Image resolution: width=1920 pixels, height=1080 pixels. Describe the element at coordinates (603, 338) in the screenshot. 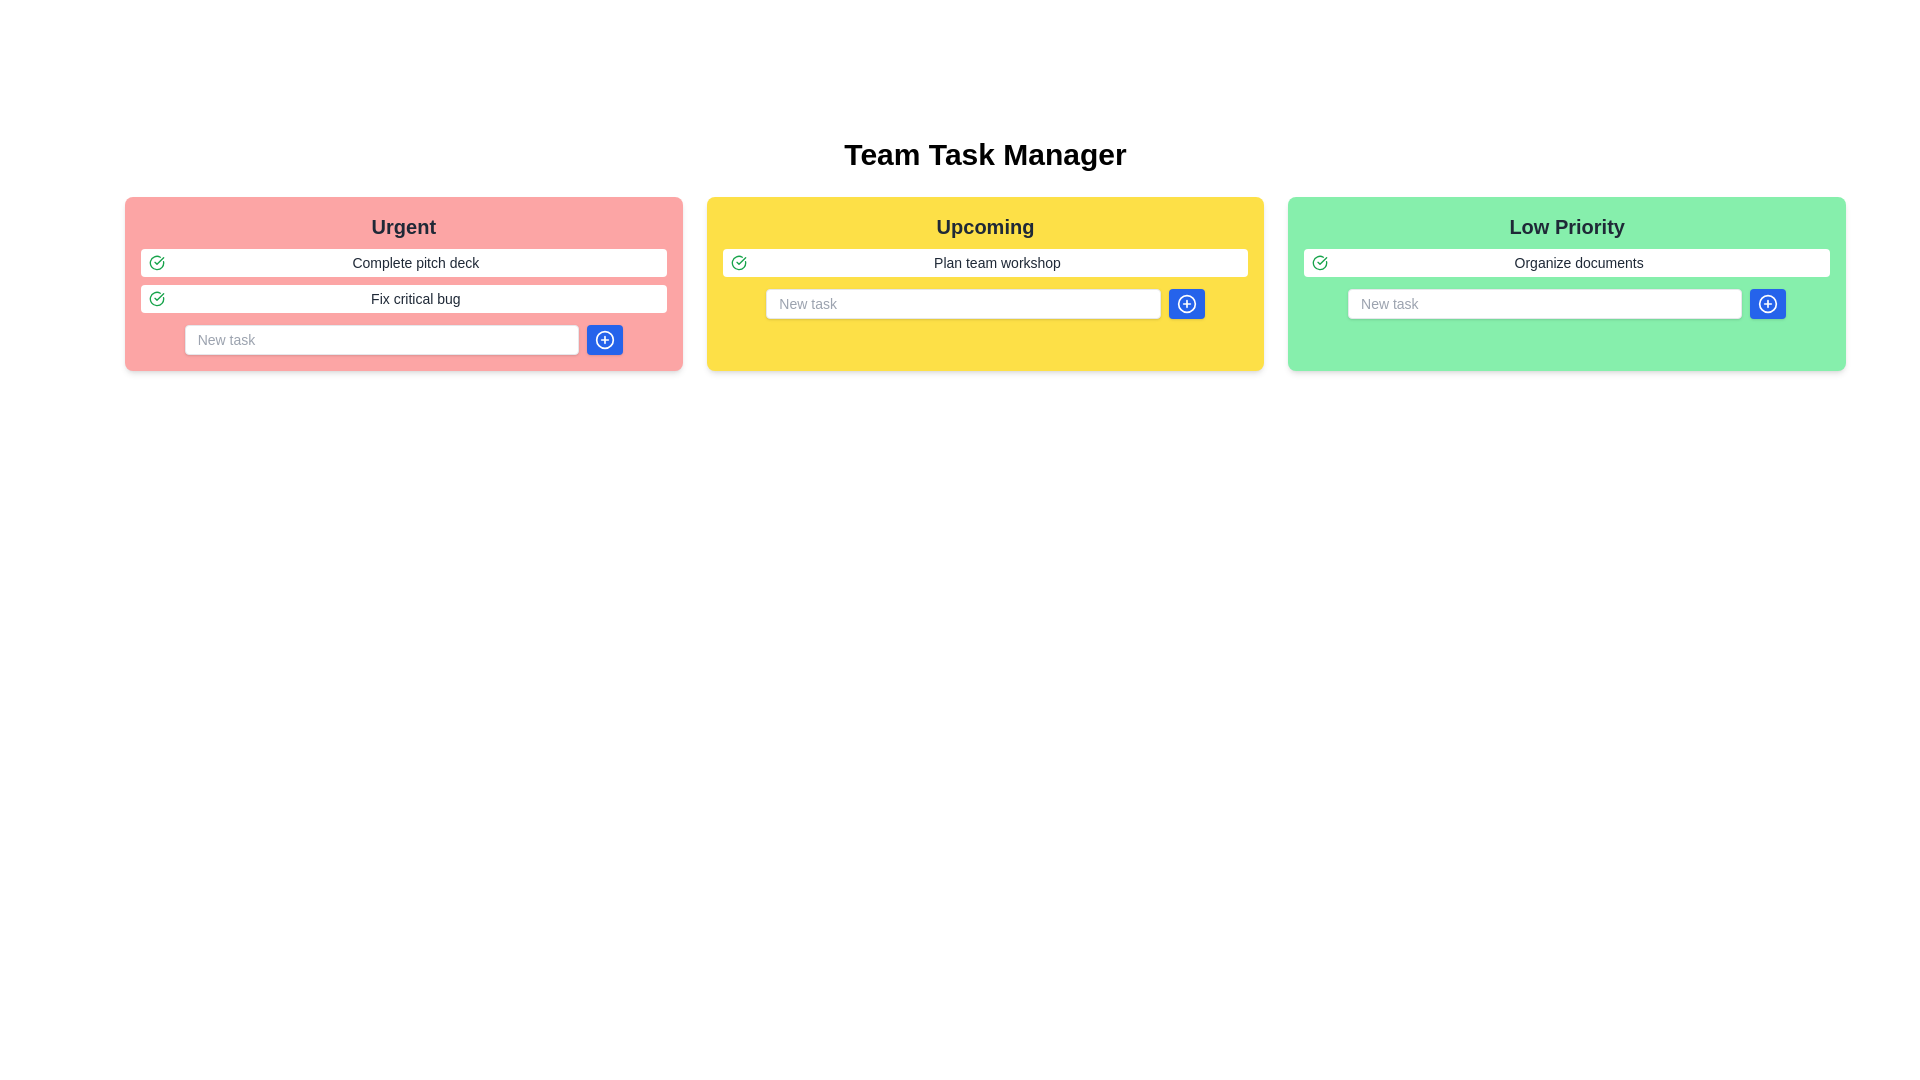

I see `the circular component of the SVG icon located in the blue button next to the text input in the red 'Urgent' task box` at that location.